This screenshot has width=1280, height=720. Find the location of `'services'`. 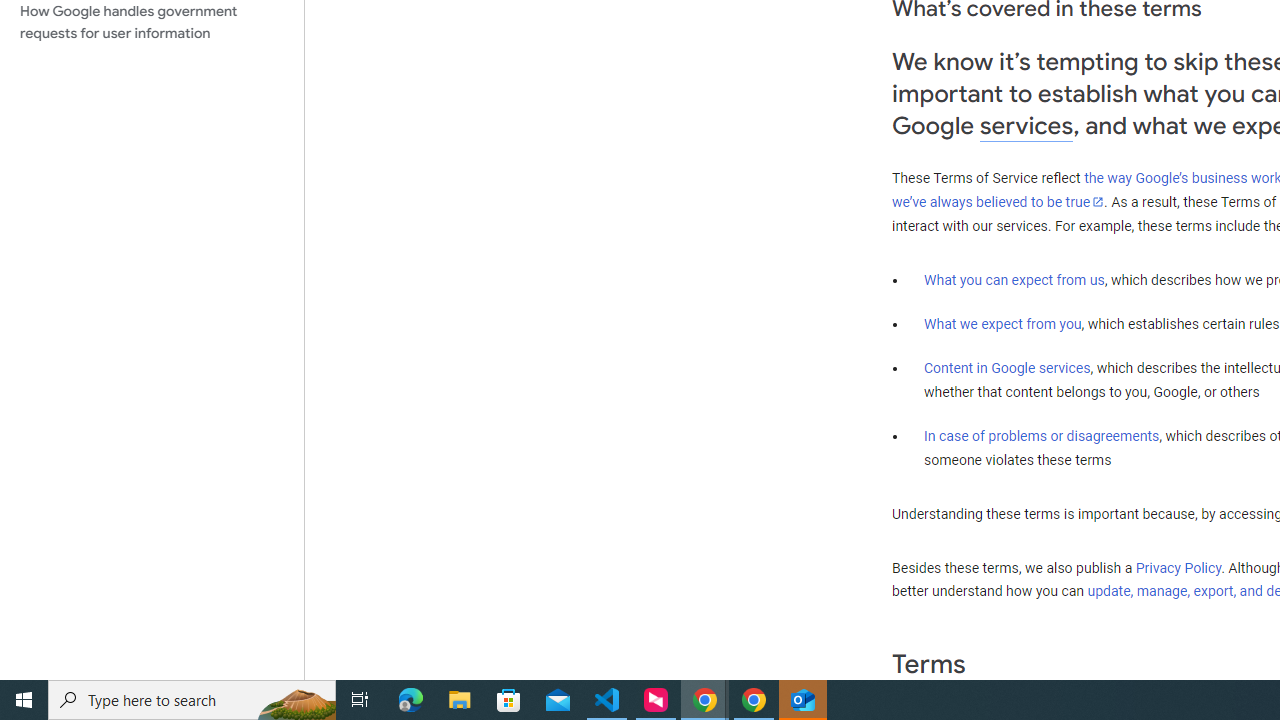

'services' is located at coordinates (1026, 125).